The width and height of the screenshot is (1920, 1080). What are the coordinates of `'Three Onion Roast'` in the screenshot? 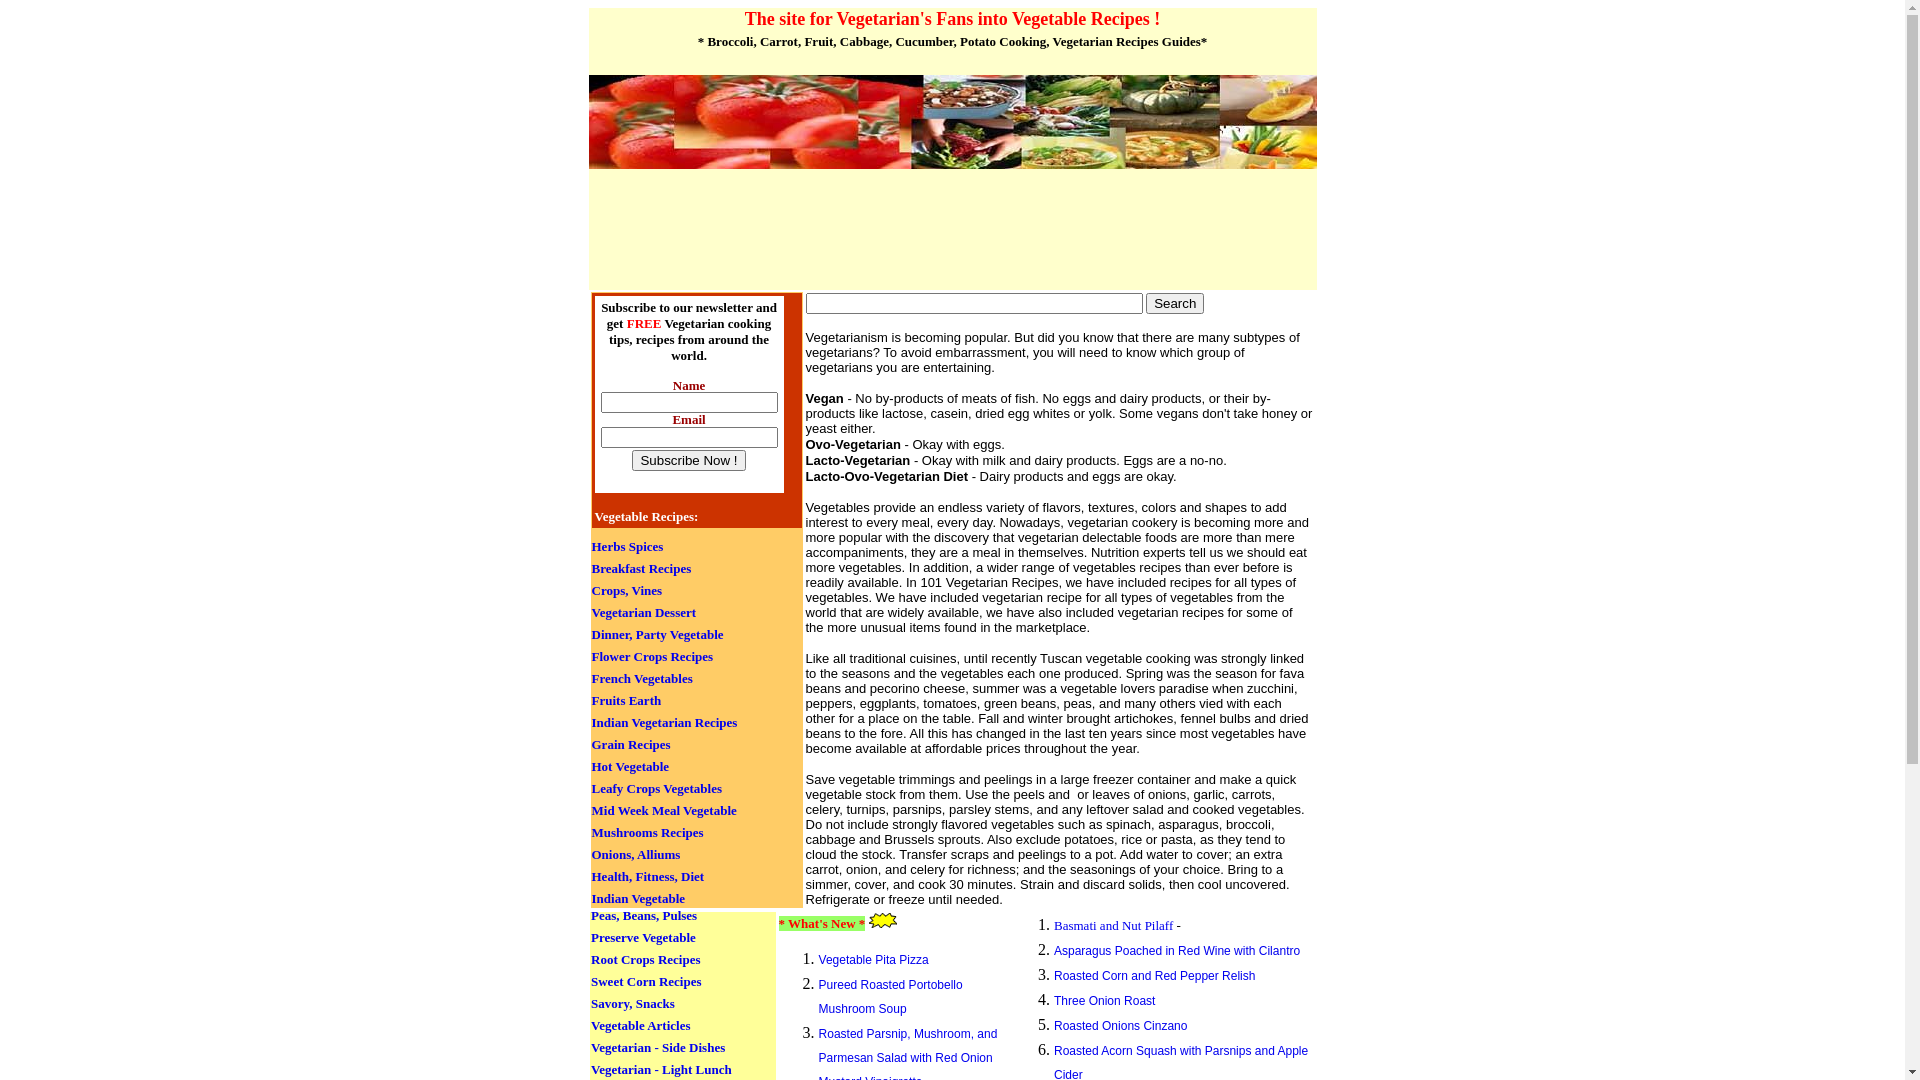 It's located at (1053, 1001).